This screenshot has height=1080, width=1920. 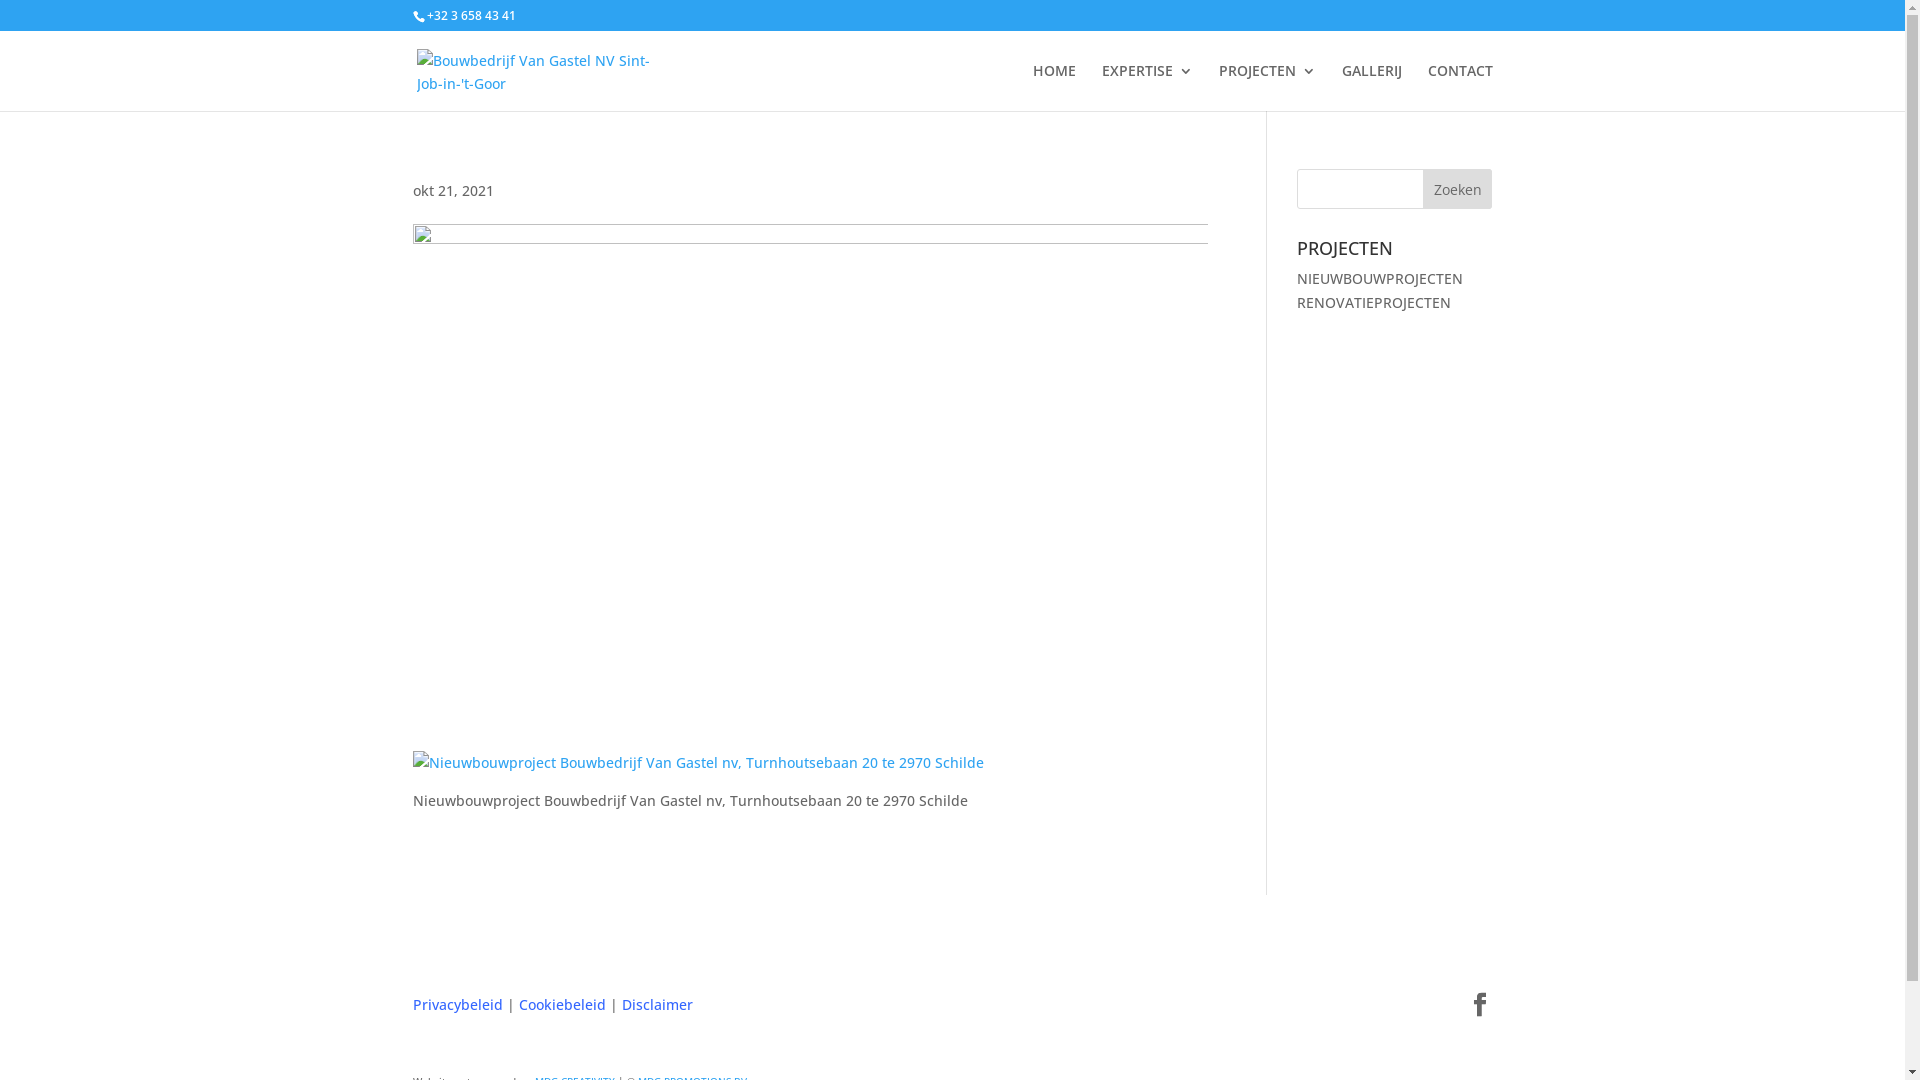 I want to click on 'Cookiebeleid', so click(x=560, y=1004).